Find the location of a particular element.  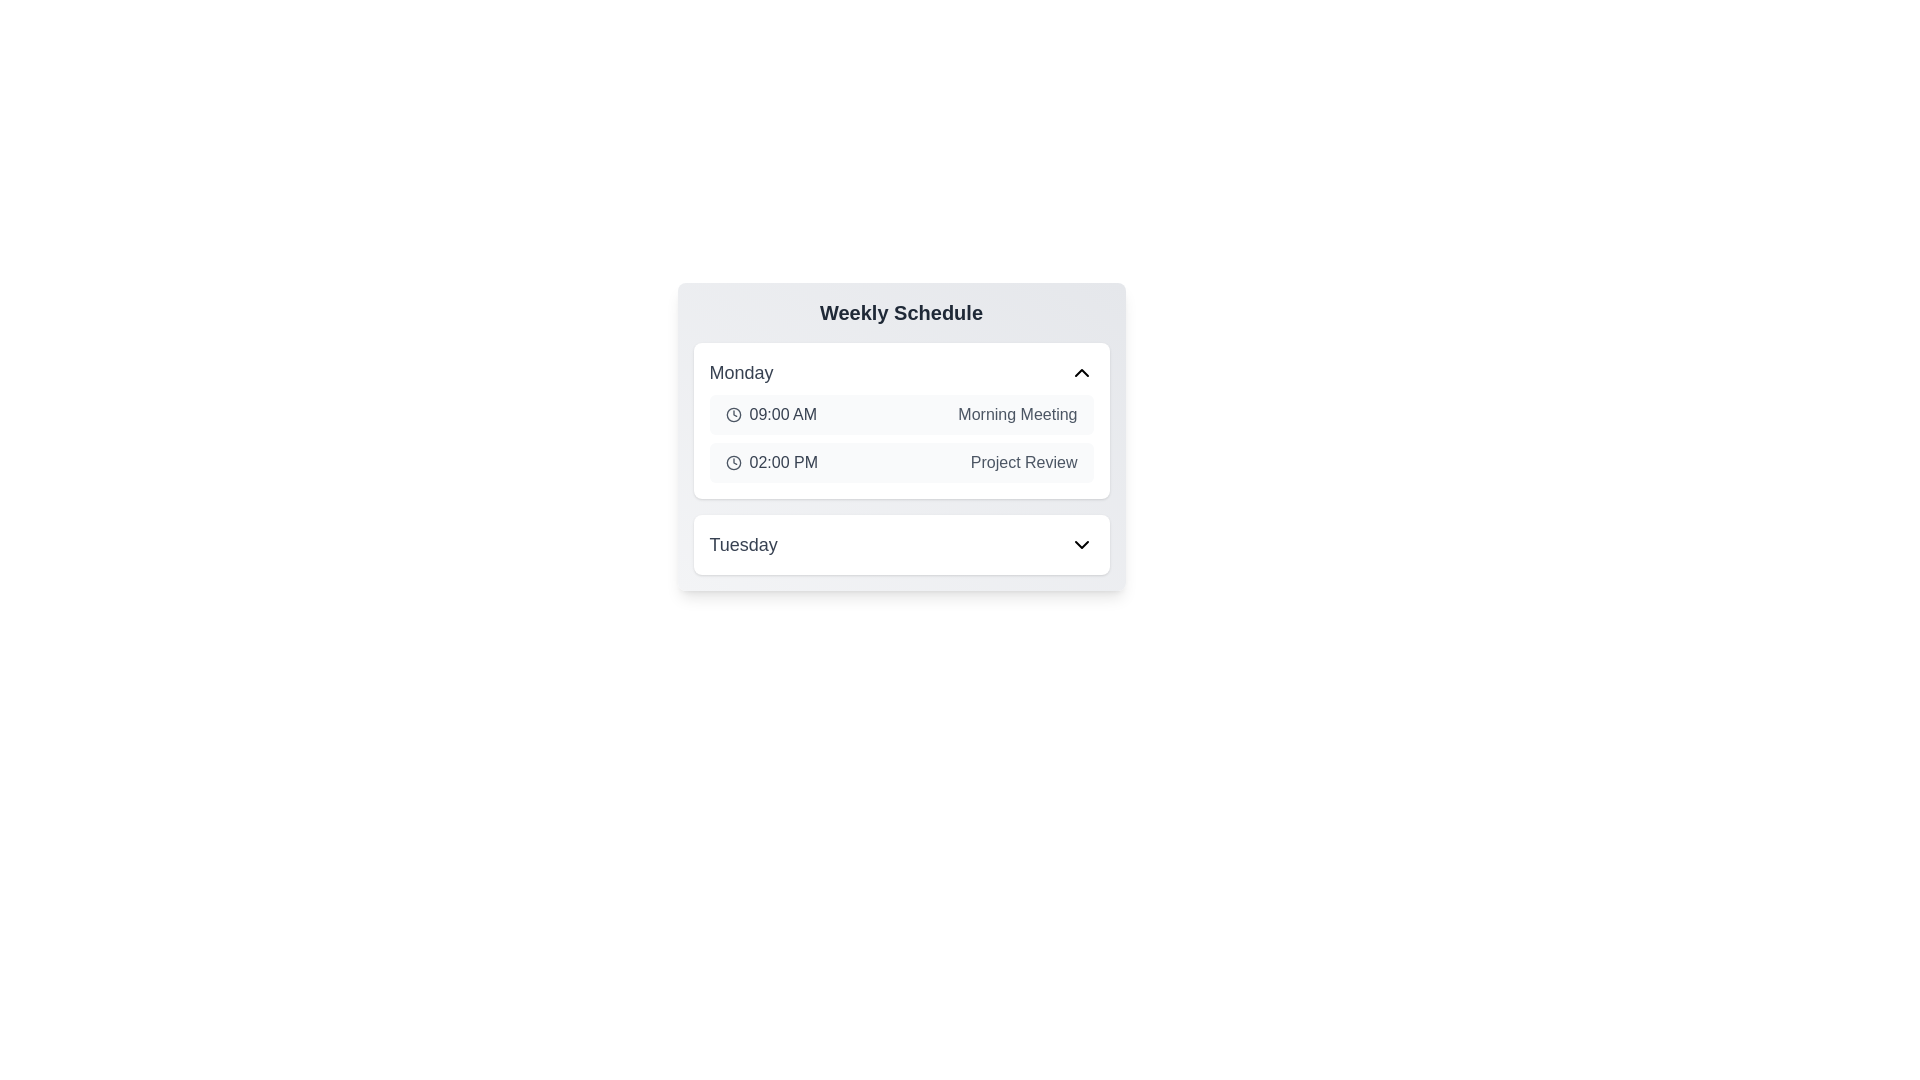

the Text Label with Icon displaying '09:00 AM' in the Monday schedule section of the Weekly Schedule card is located at coordinates (770, 414).